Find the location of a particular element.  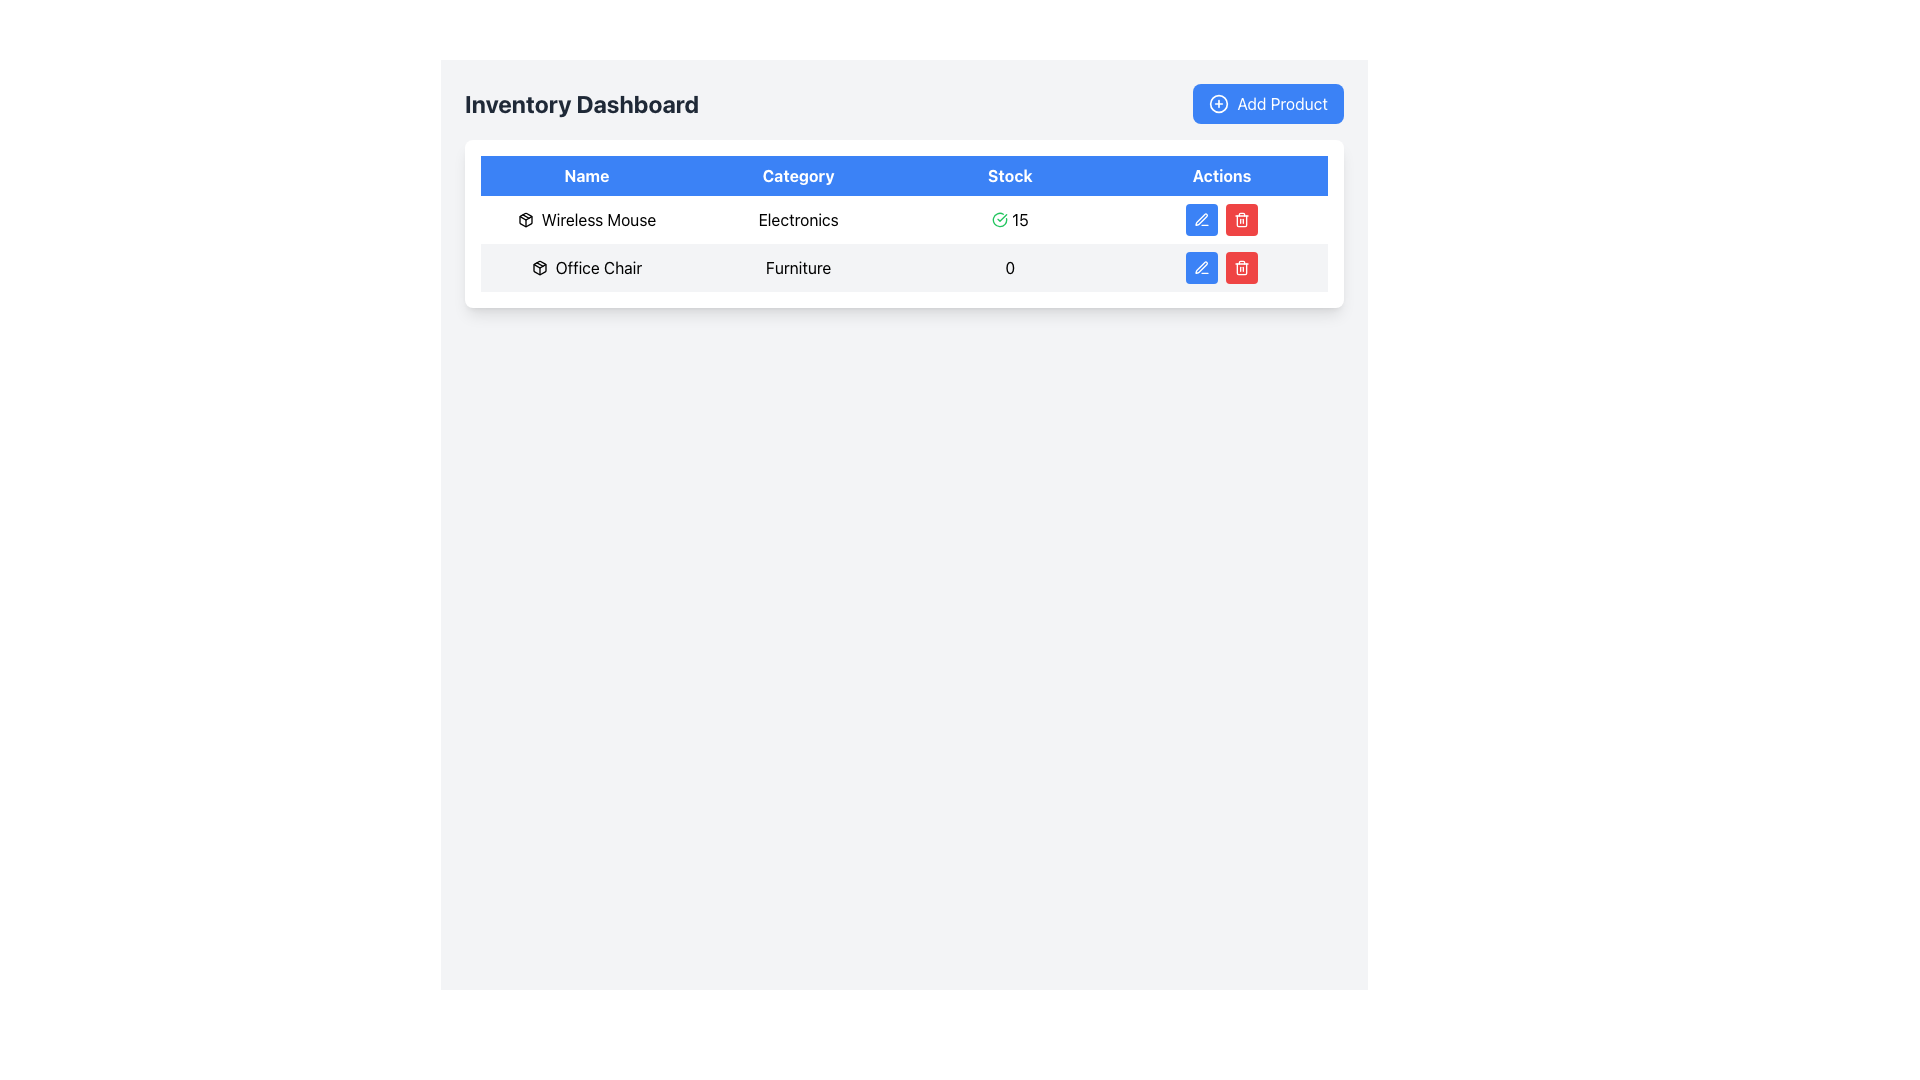

the 'Wireless Mouse' text label with an icon located in the first row under the 'Name' column of the 'Inventory Dashboard' is located at coordinates (585, 219).